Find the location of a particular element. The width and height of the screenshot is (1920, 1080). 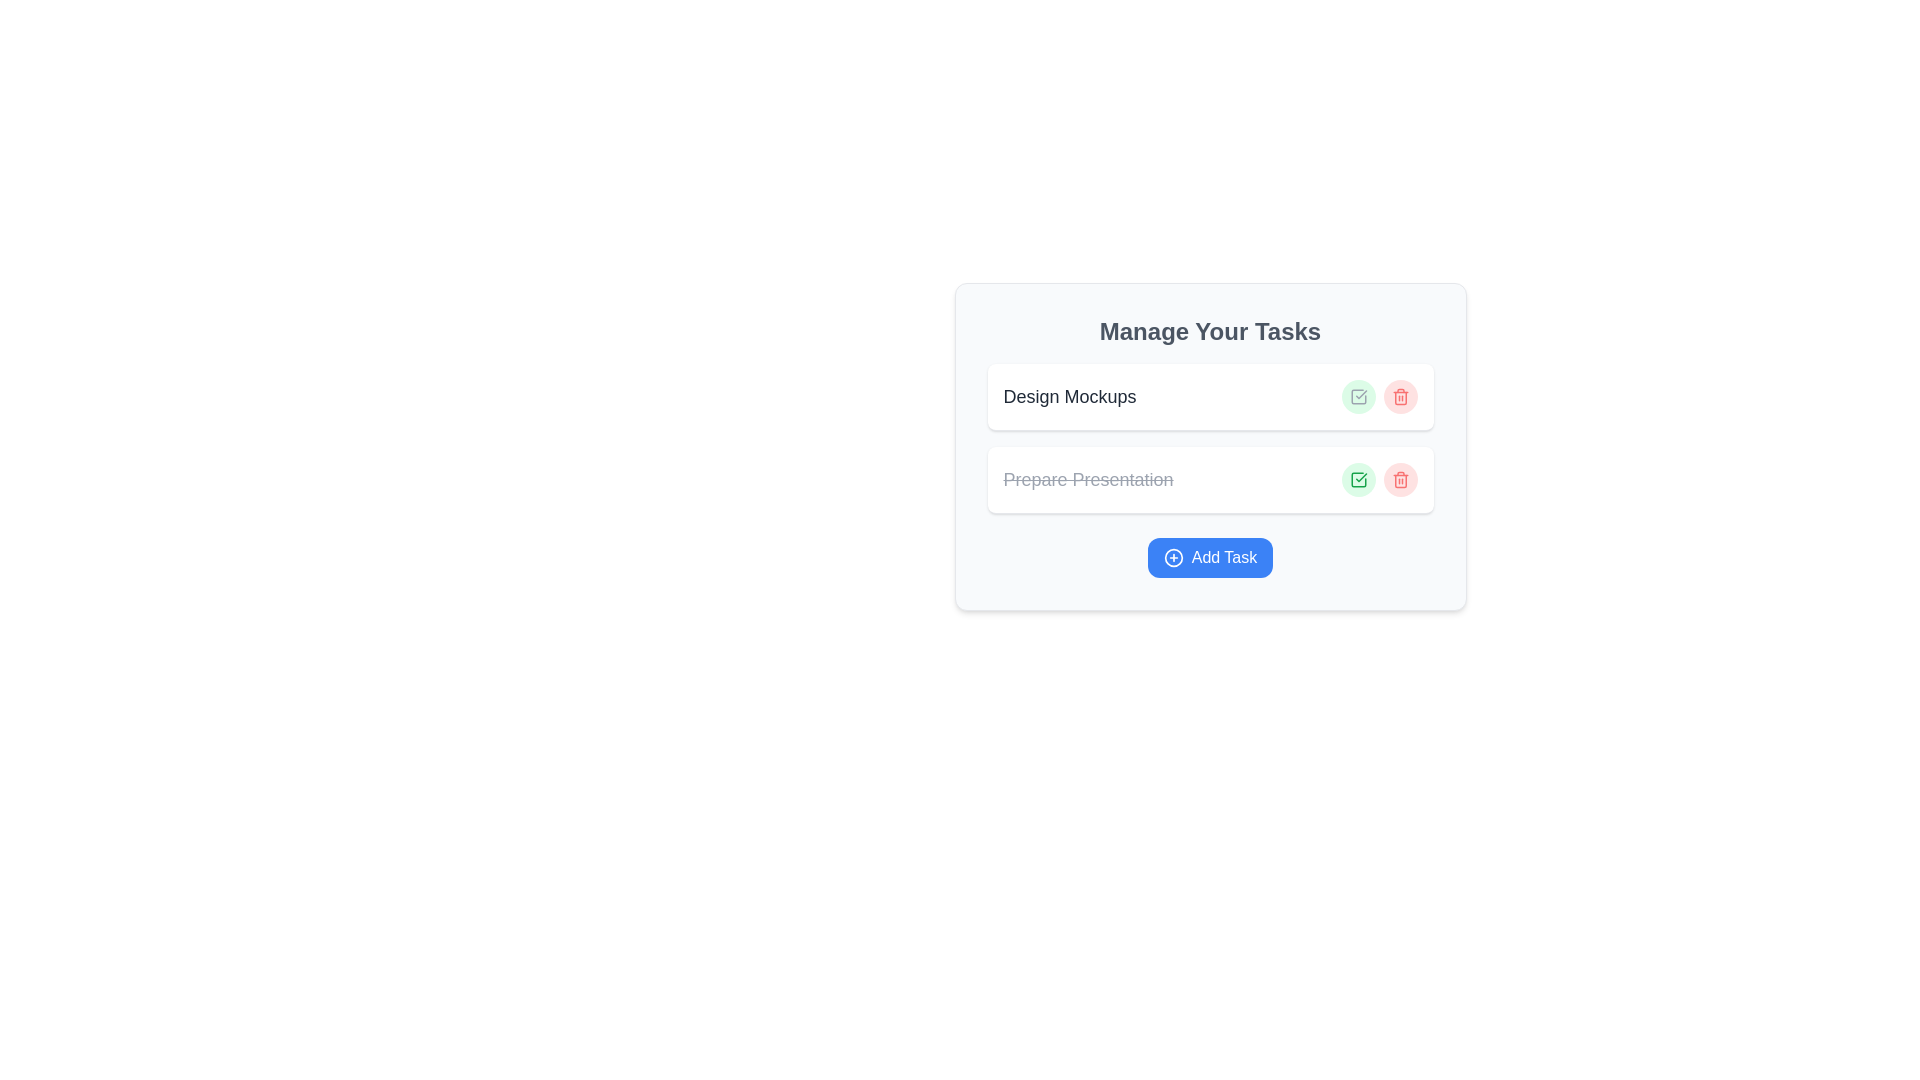

the green check button on the right side of the completed task 'Prepare Presentation' to mark it as incomplete is located at coordinates (1209, 480).